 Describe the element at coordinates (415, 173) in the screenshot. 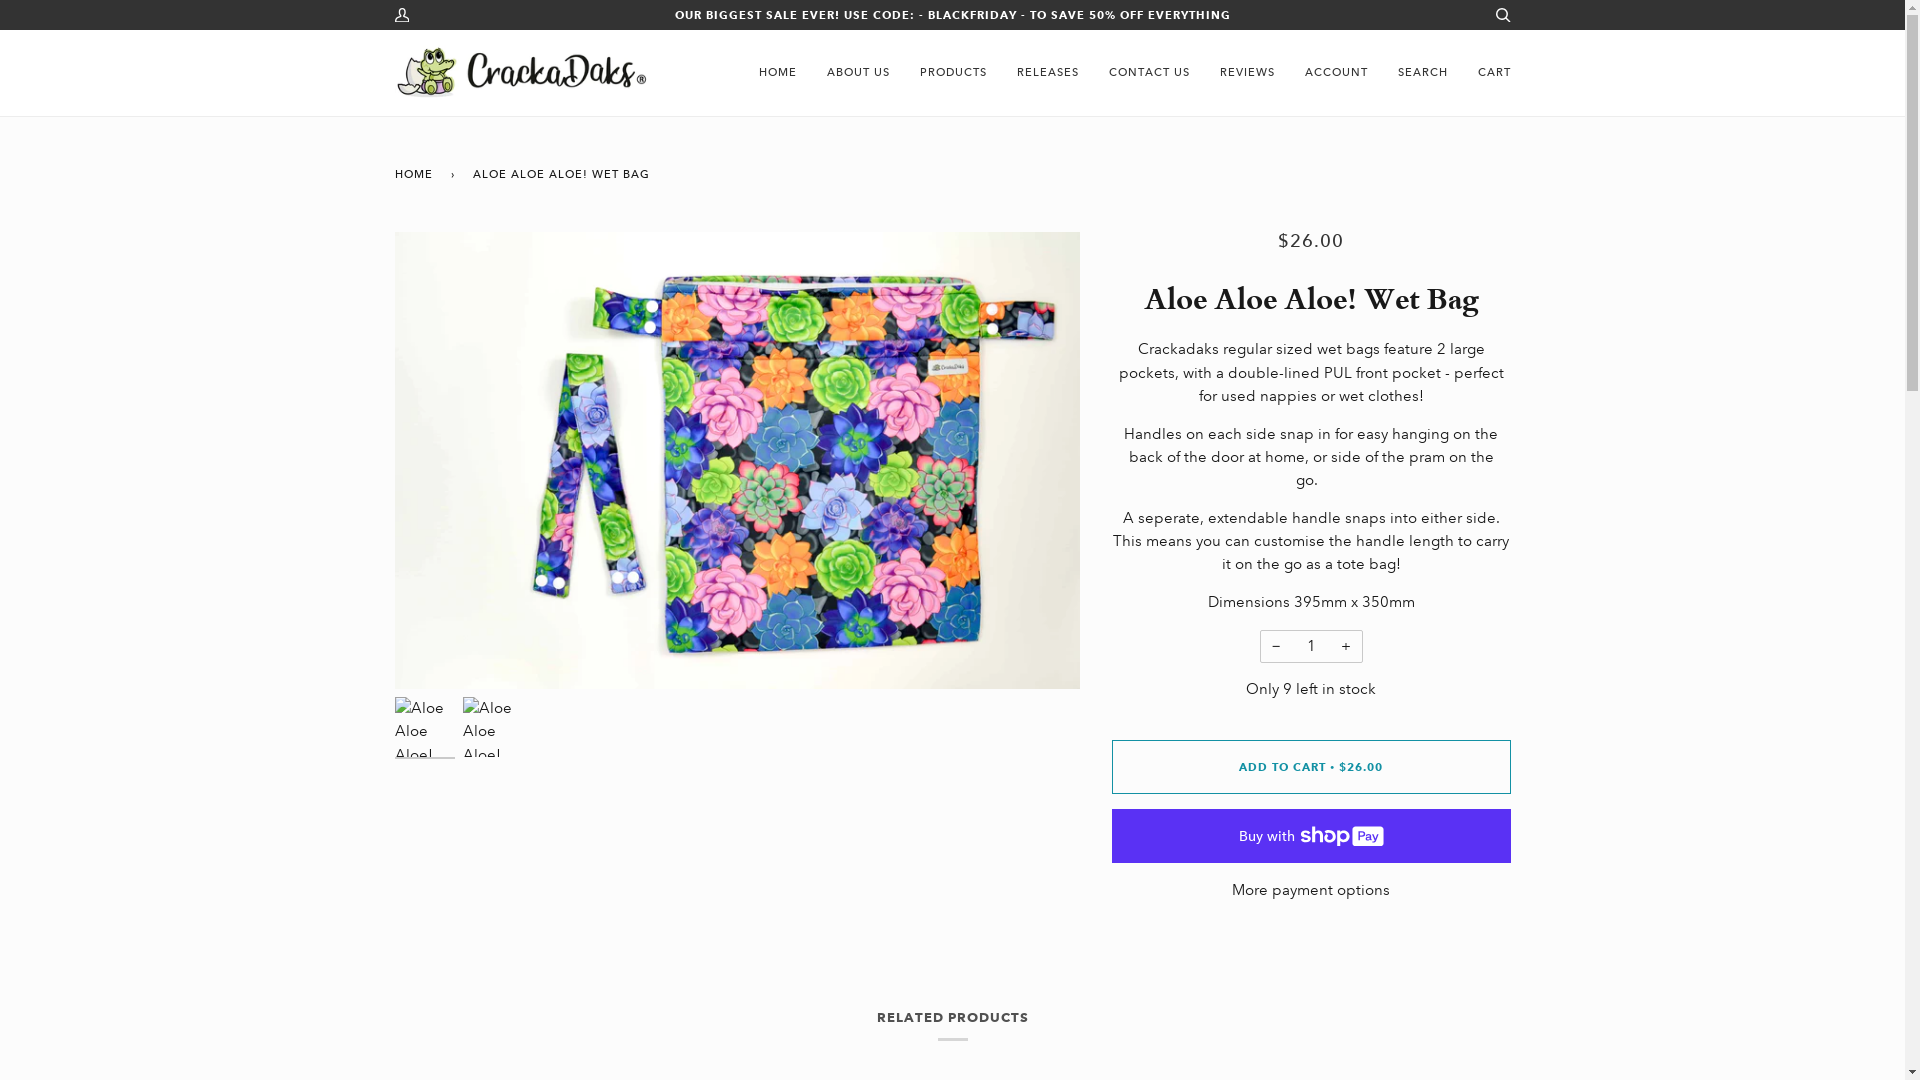

I see `'HOME'` at that location.